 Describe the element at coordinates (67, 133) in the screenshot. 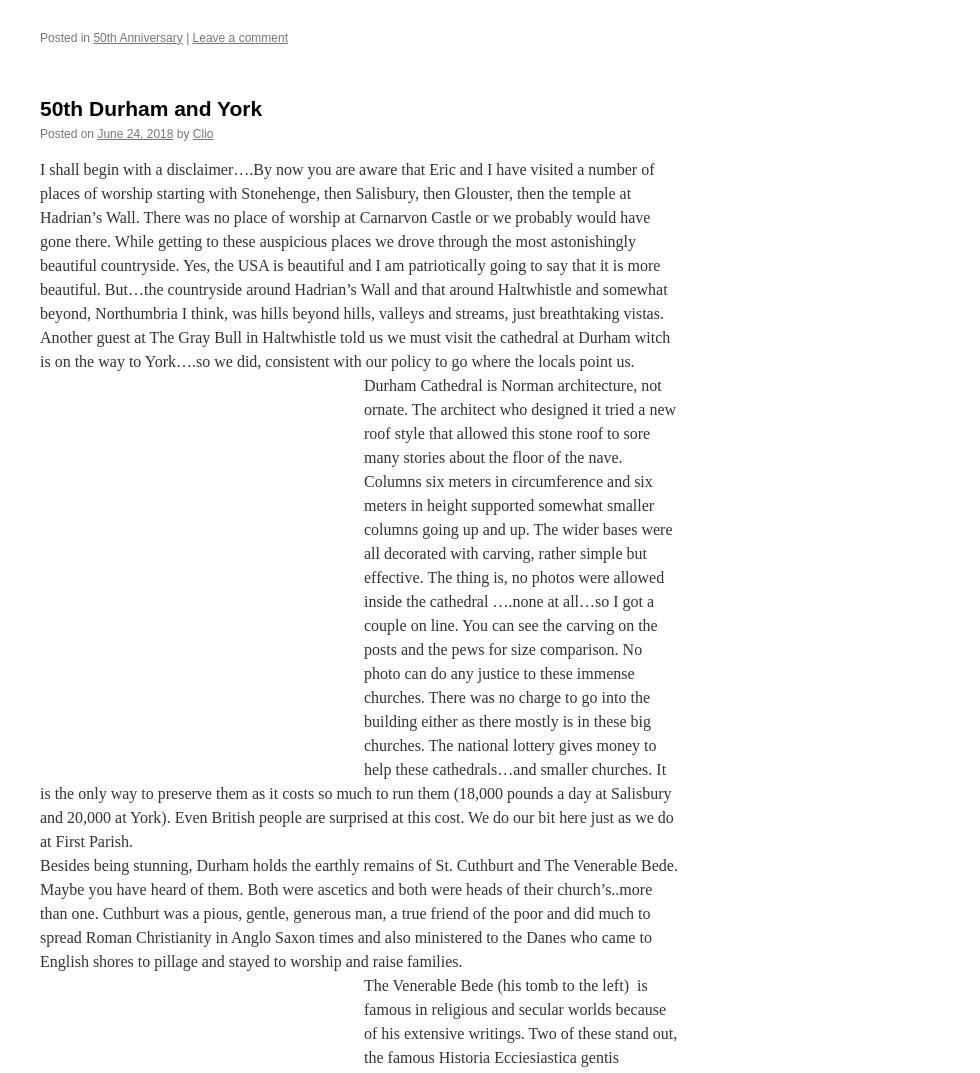

I see `'Posted on'` at that location.